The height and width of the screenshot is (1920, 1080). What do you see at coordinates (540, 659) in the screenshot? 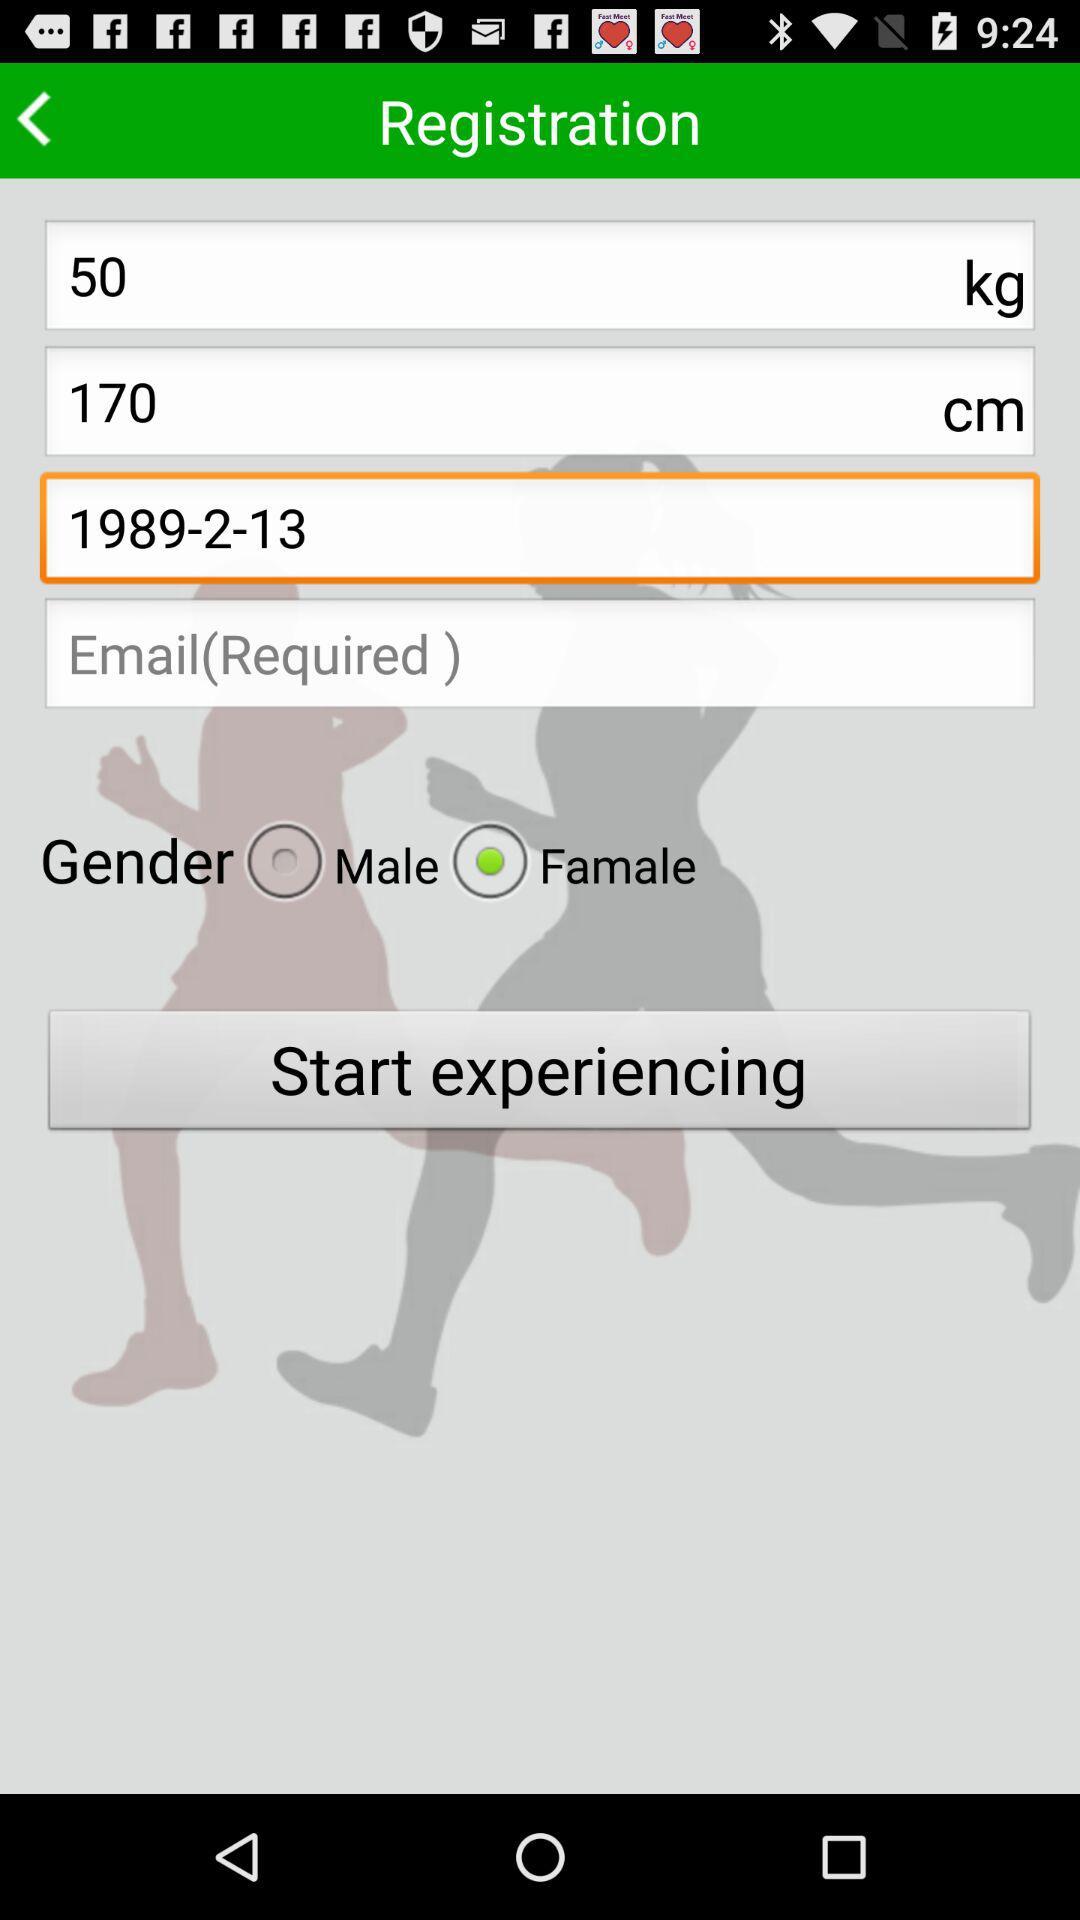
I see `your email` at bounding box center [540, 659].